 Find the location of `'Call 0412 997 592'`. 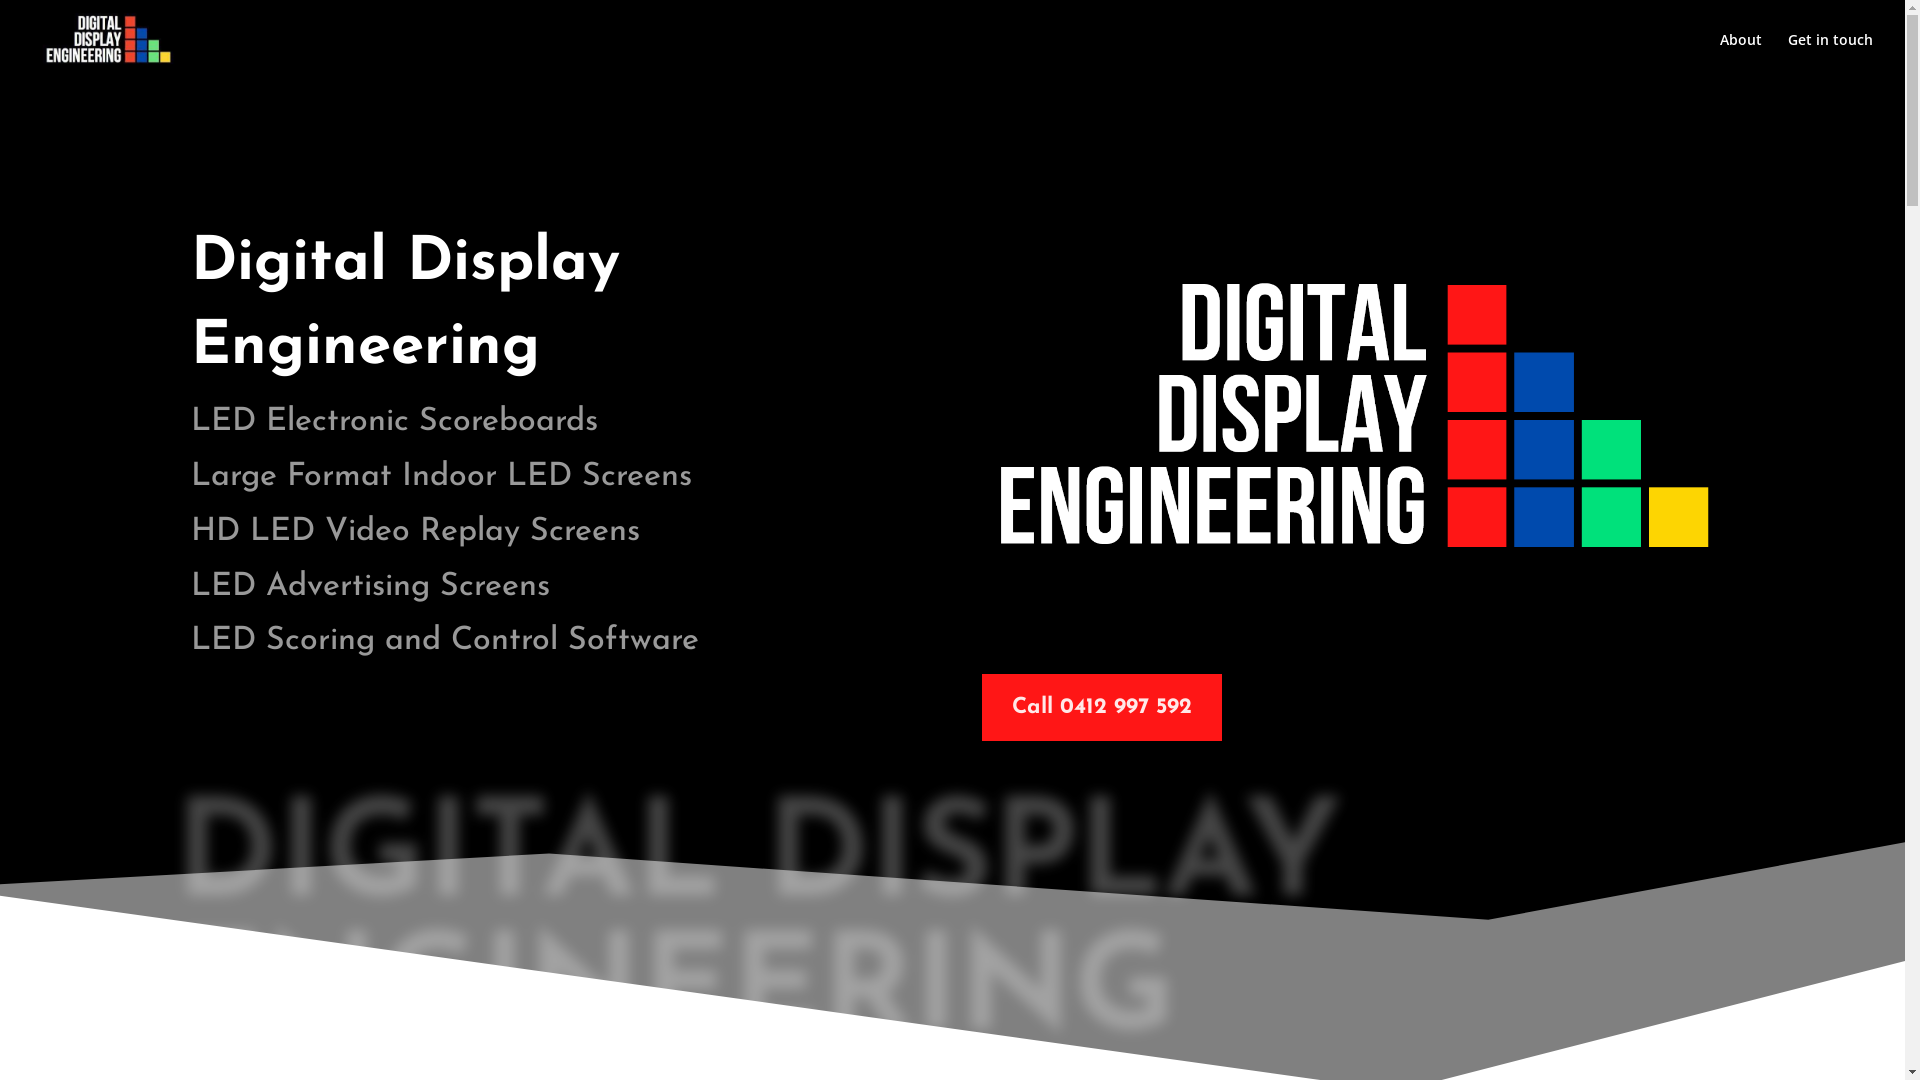

'Call 0412 997 592' is located at coordinates (1101, 706).